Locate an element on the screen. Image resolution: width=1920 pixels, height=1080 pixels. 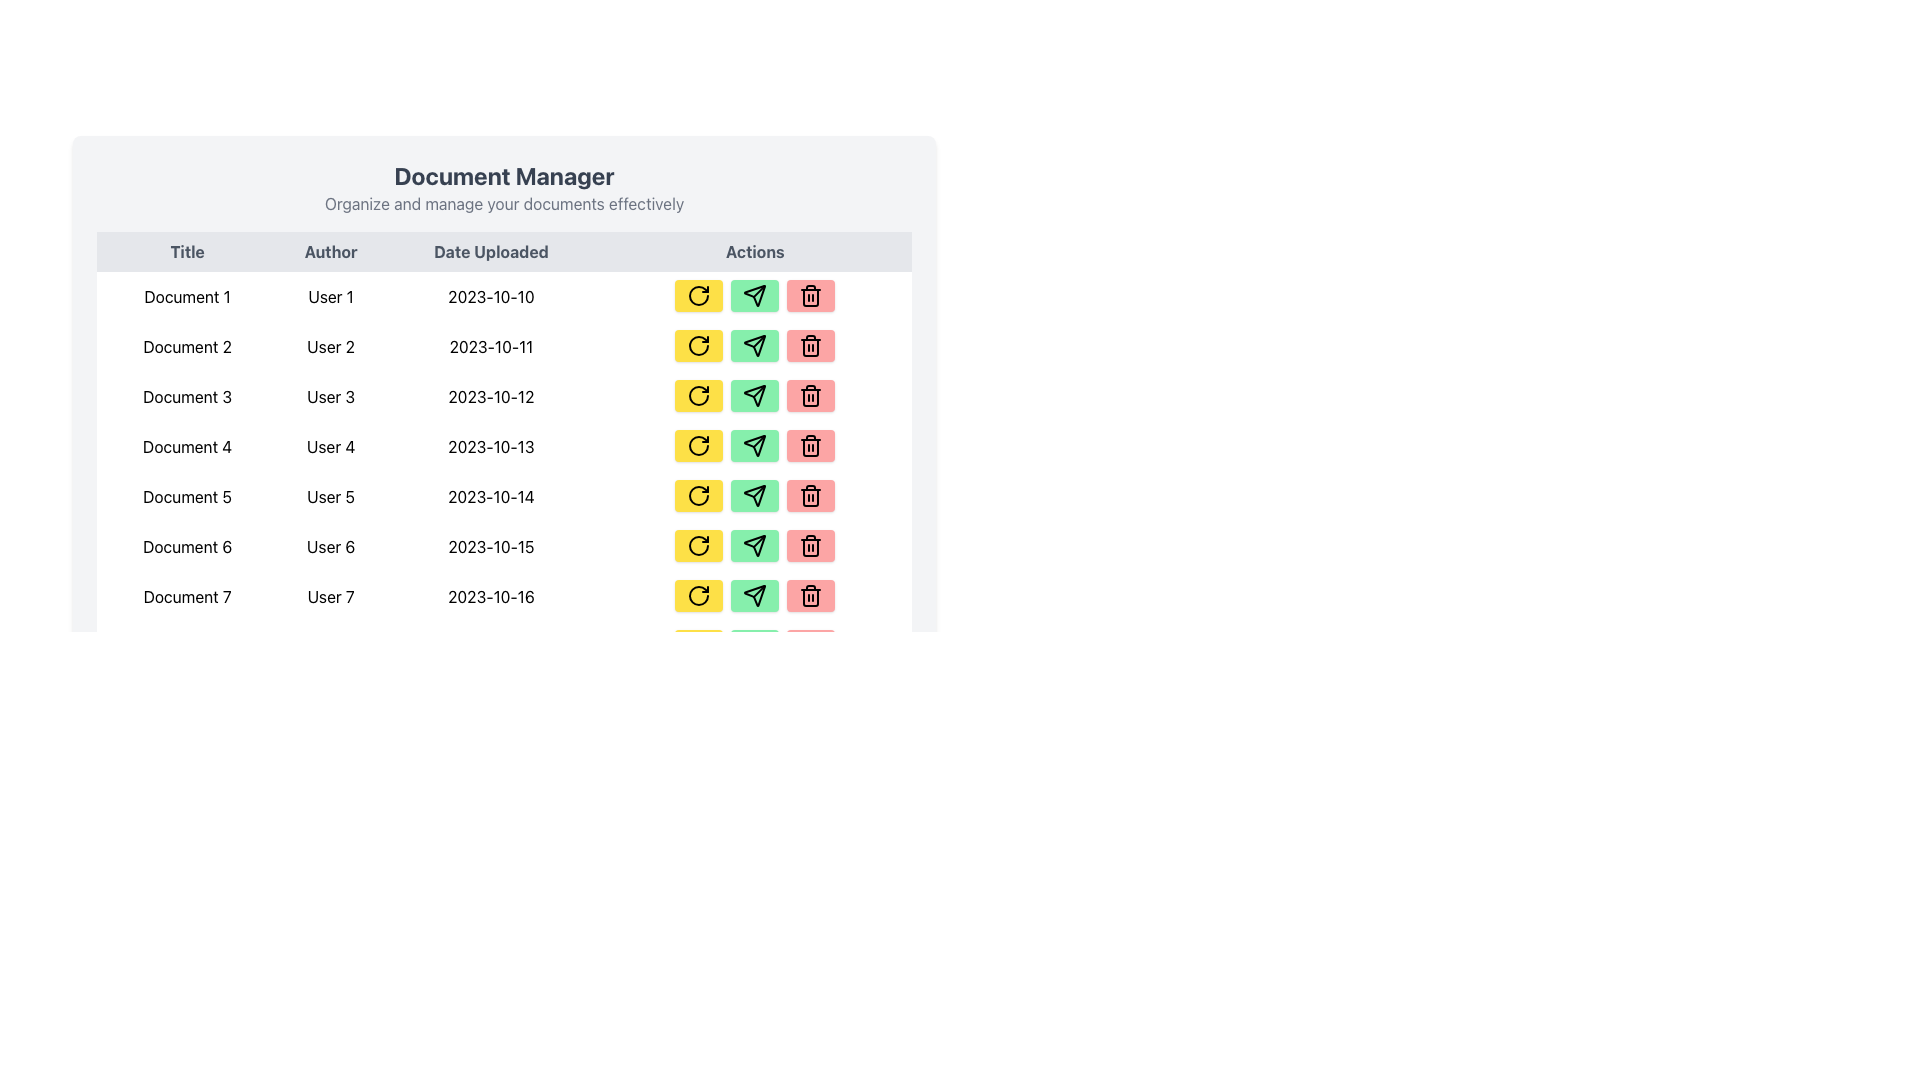
the arrow icon in the 'Actions' column corresponding to 'Document 4' is located at coordinates (758, 440).